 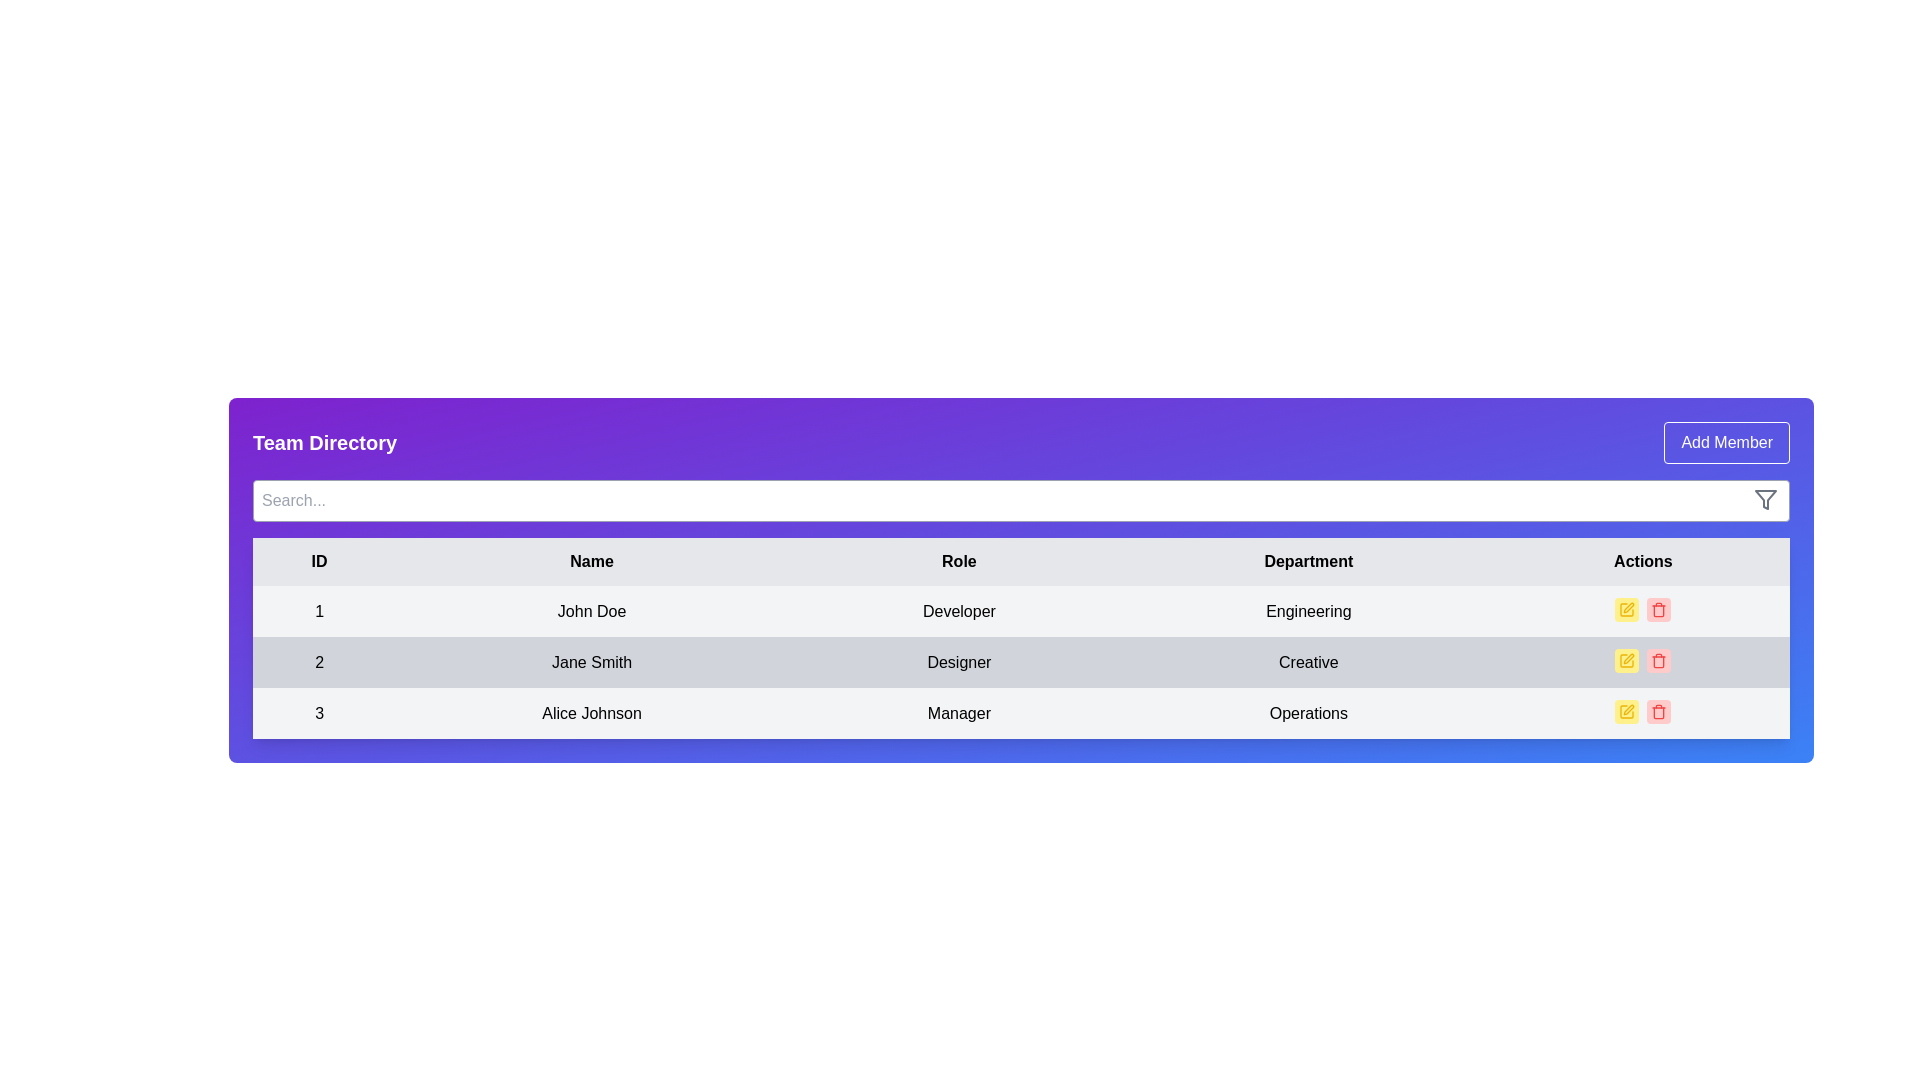 I want to click on the 'Edit' button in the 'Actions' column for the row corresponding to 'Jane Smith' in the 'Team Directory' table to initiate editing, so click(x=1627, y=660).